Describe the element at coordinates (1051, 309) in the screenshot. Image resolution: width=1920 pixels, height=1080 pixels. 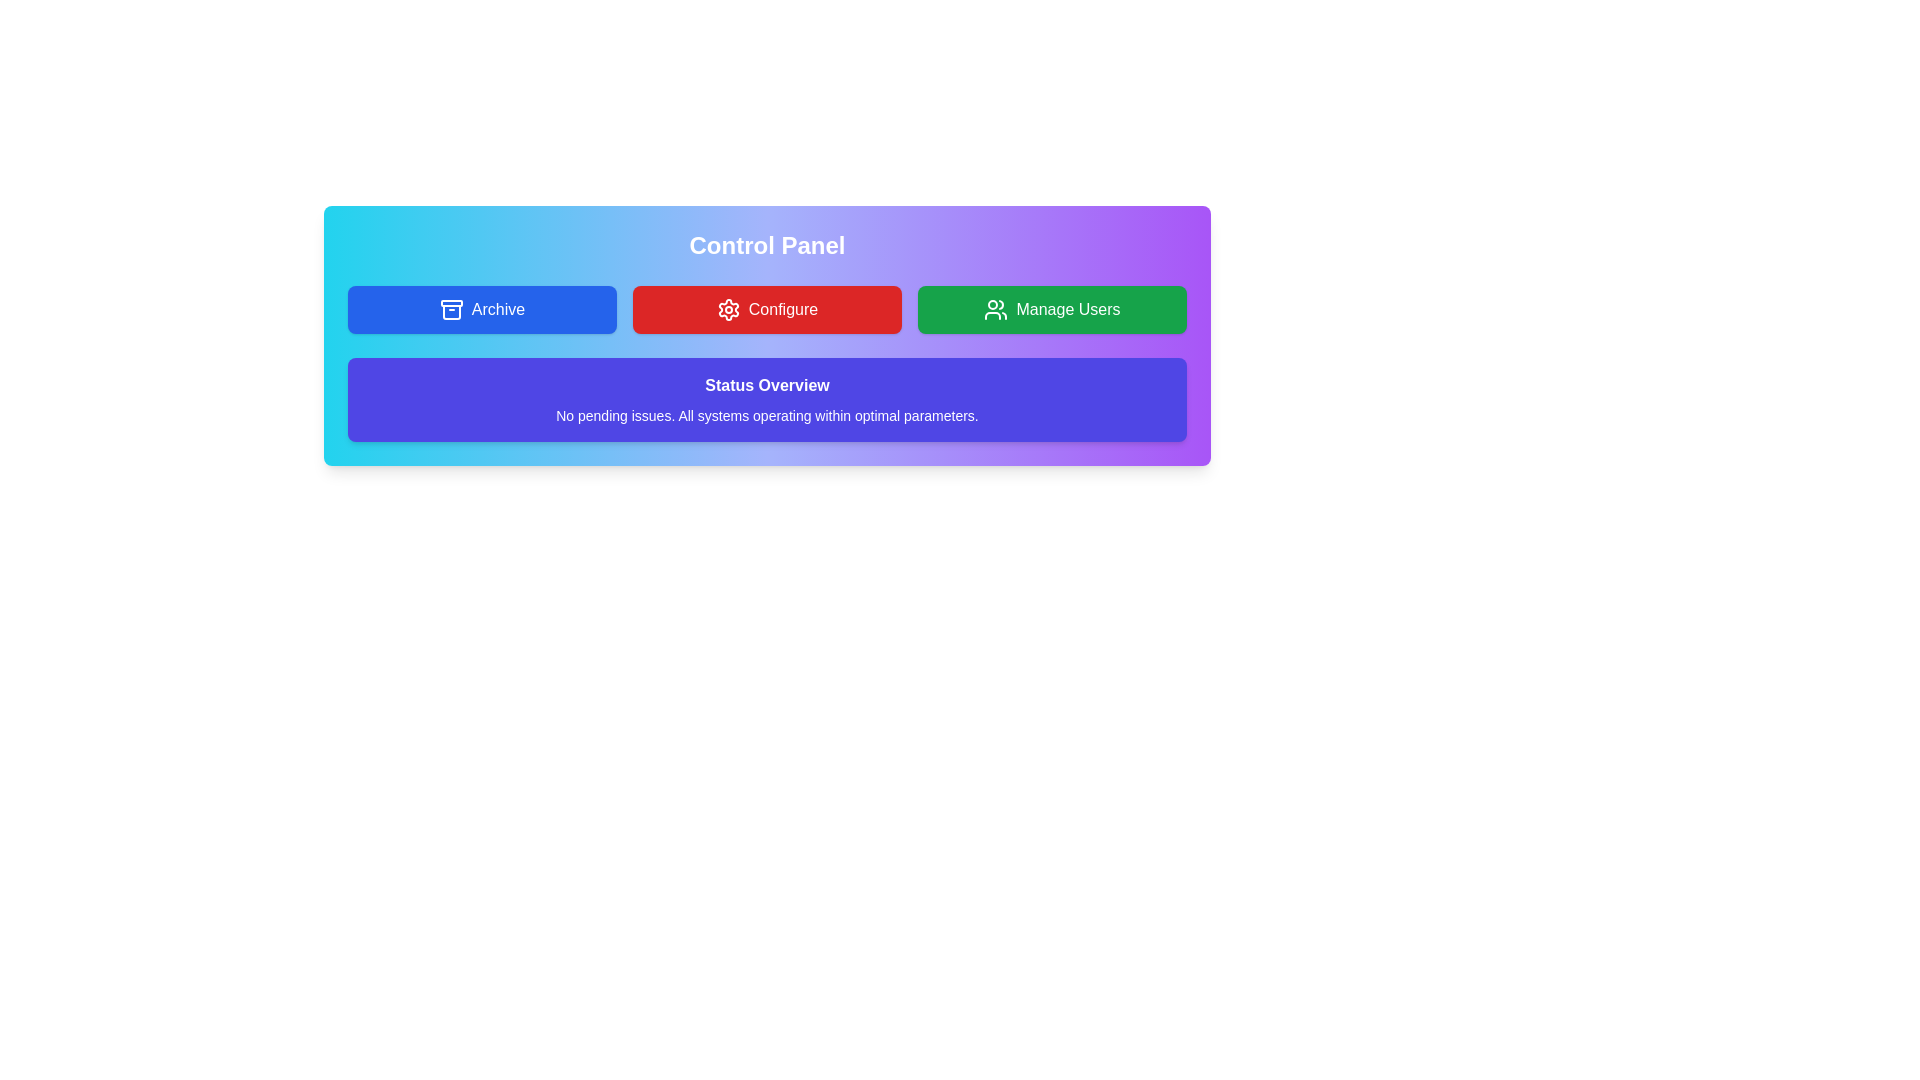
I see `the third button in a horizontal row of three buttons, located to the right of 'Archive' and 'Configure'` at that location.